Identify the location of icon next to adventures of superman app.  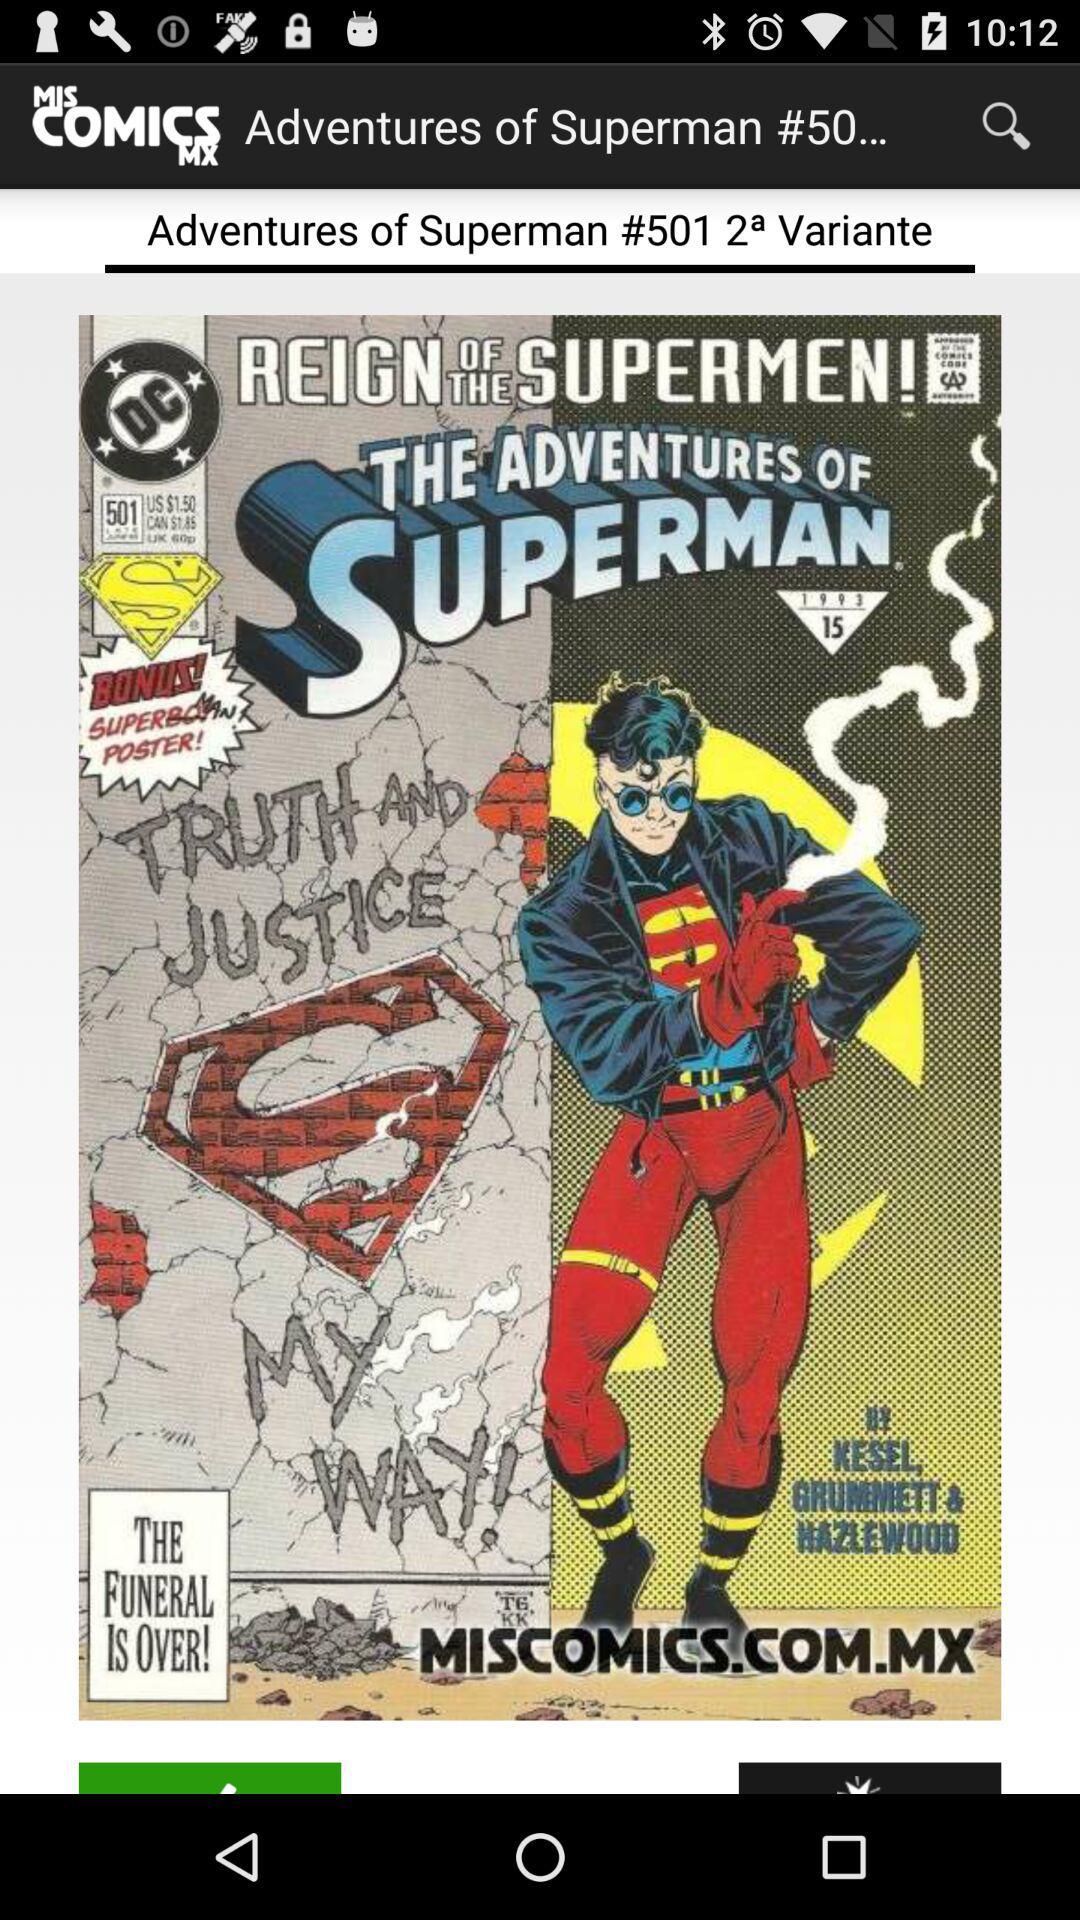
(1006, 124).